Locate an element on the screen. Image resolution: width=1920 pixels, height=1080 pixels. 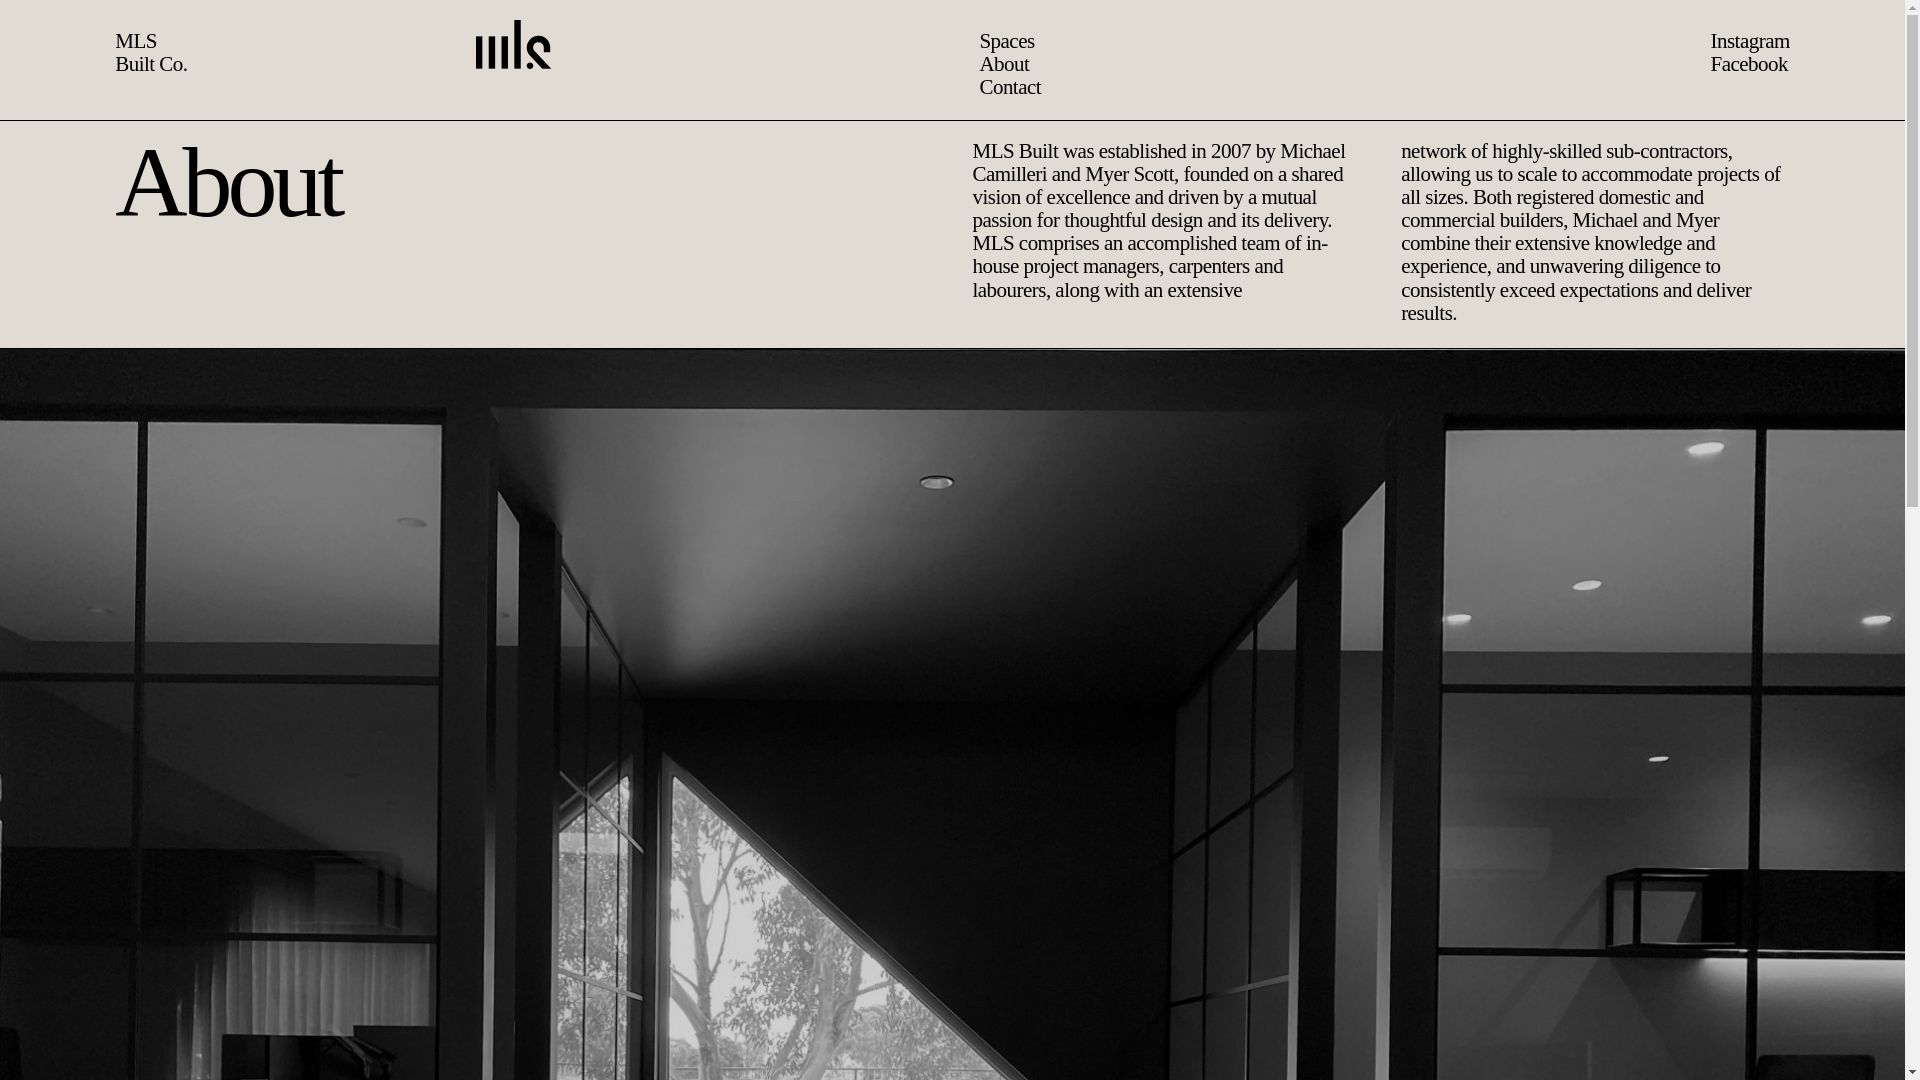
'Spaces' is located at coordinates (948, 41).